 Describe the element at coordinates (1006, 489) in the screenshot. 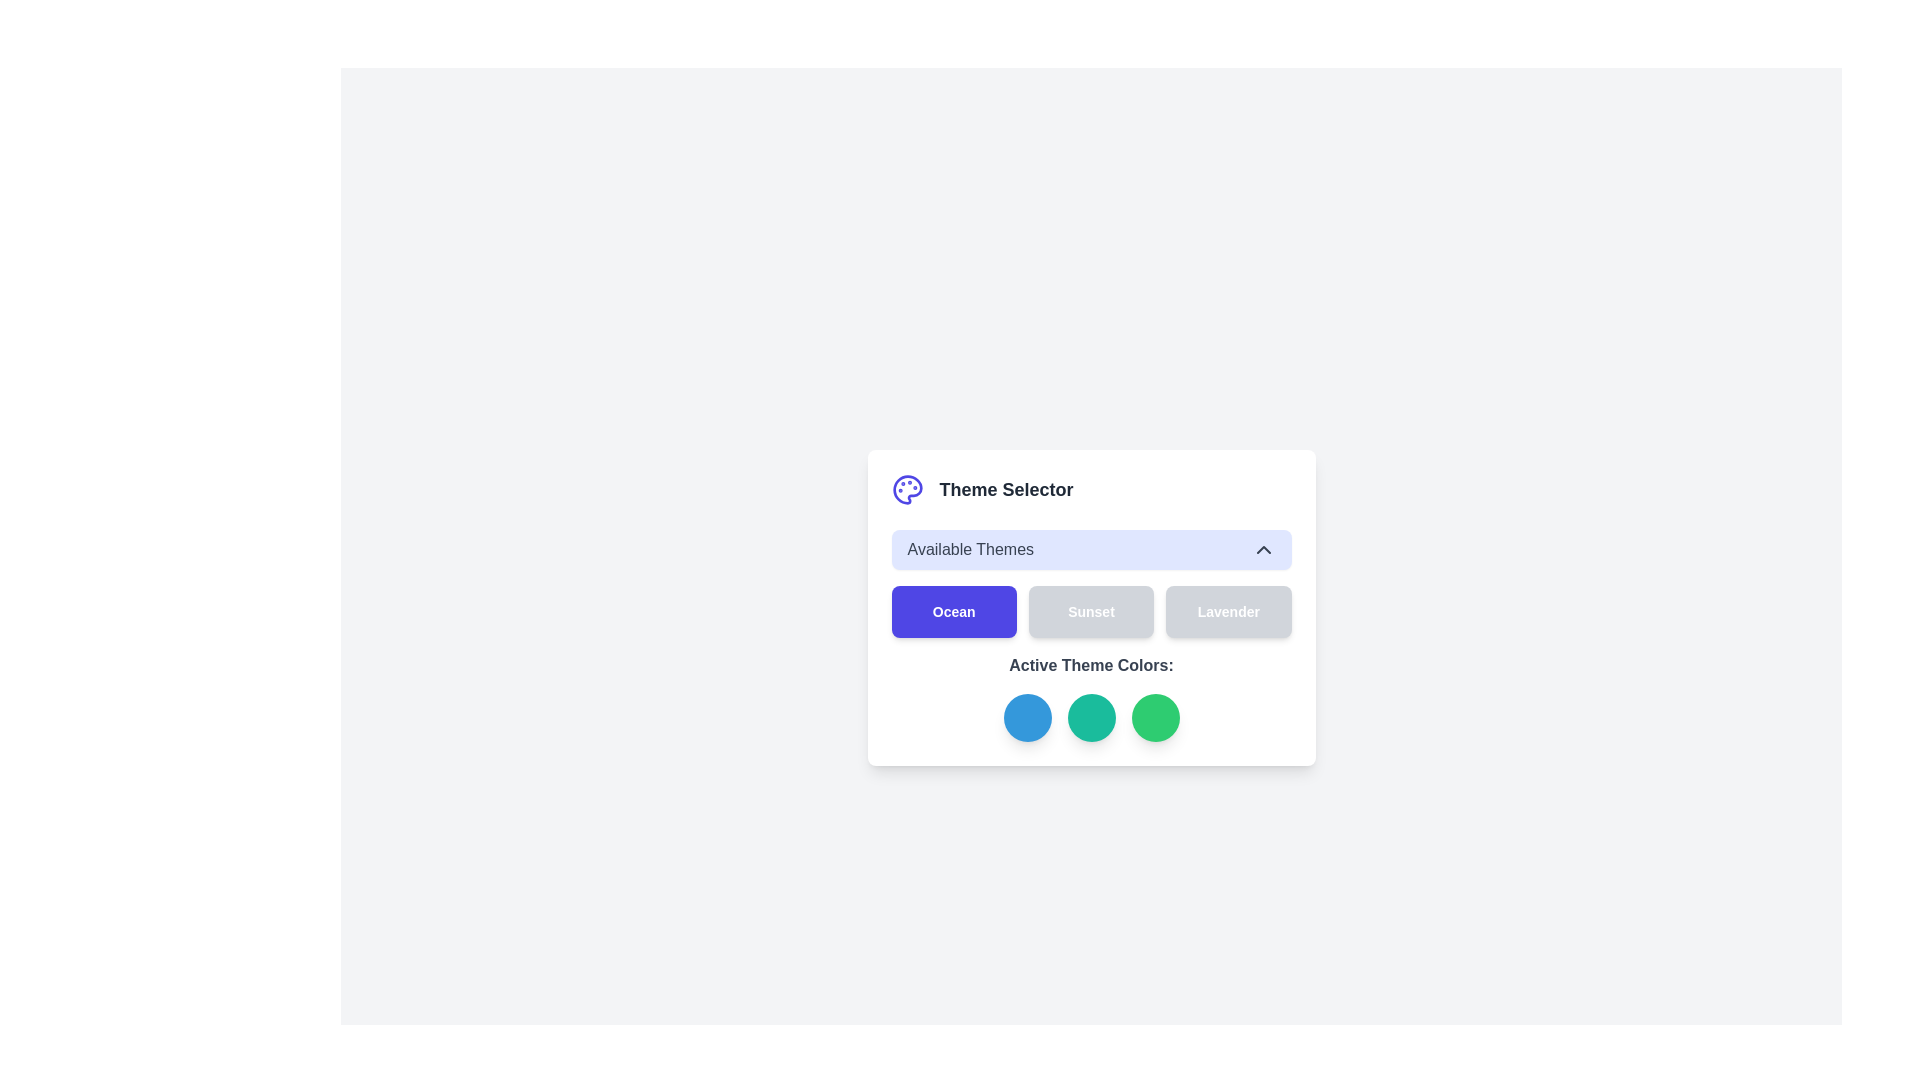

I see `the bold text label reading 'Theme Selector' which is prominently displayed above the dropdown labeled 'Available Themes'` at that location.